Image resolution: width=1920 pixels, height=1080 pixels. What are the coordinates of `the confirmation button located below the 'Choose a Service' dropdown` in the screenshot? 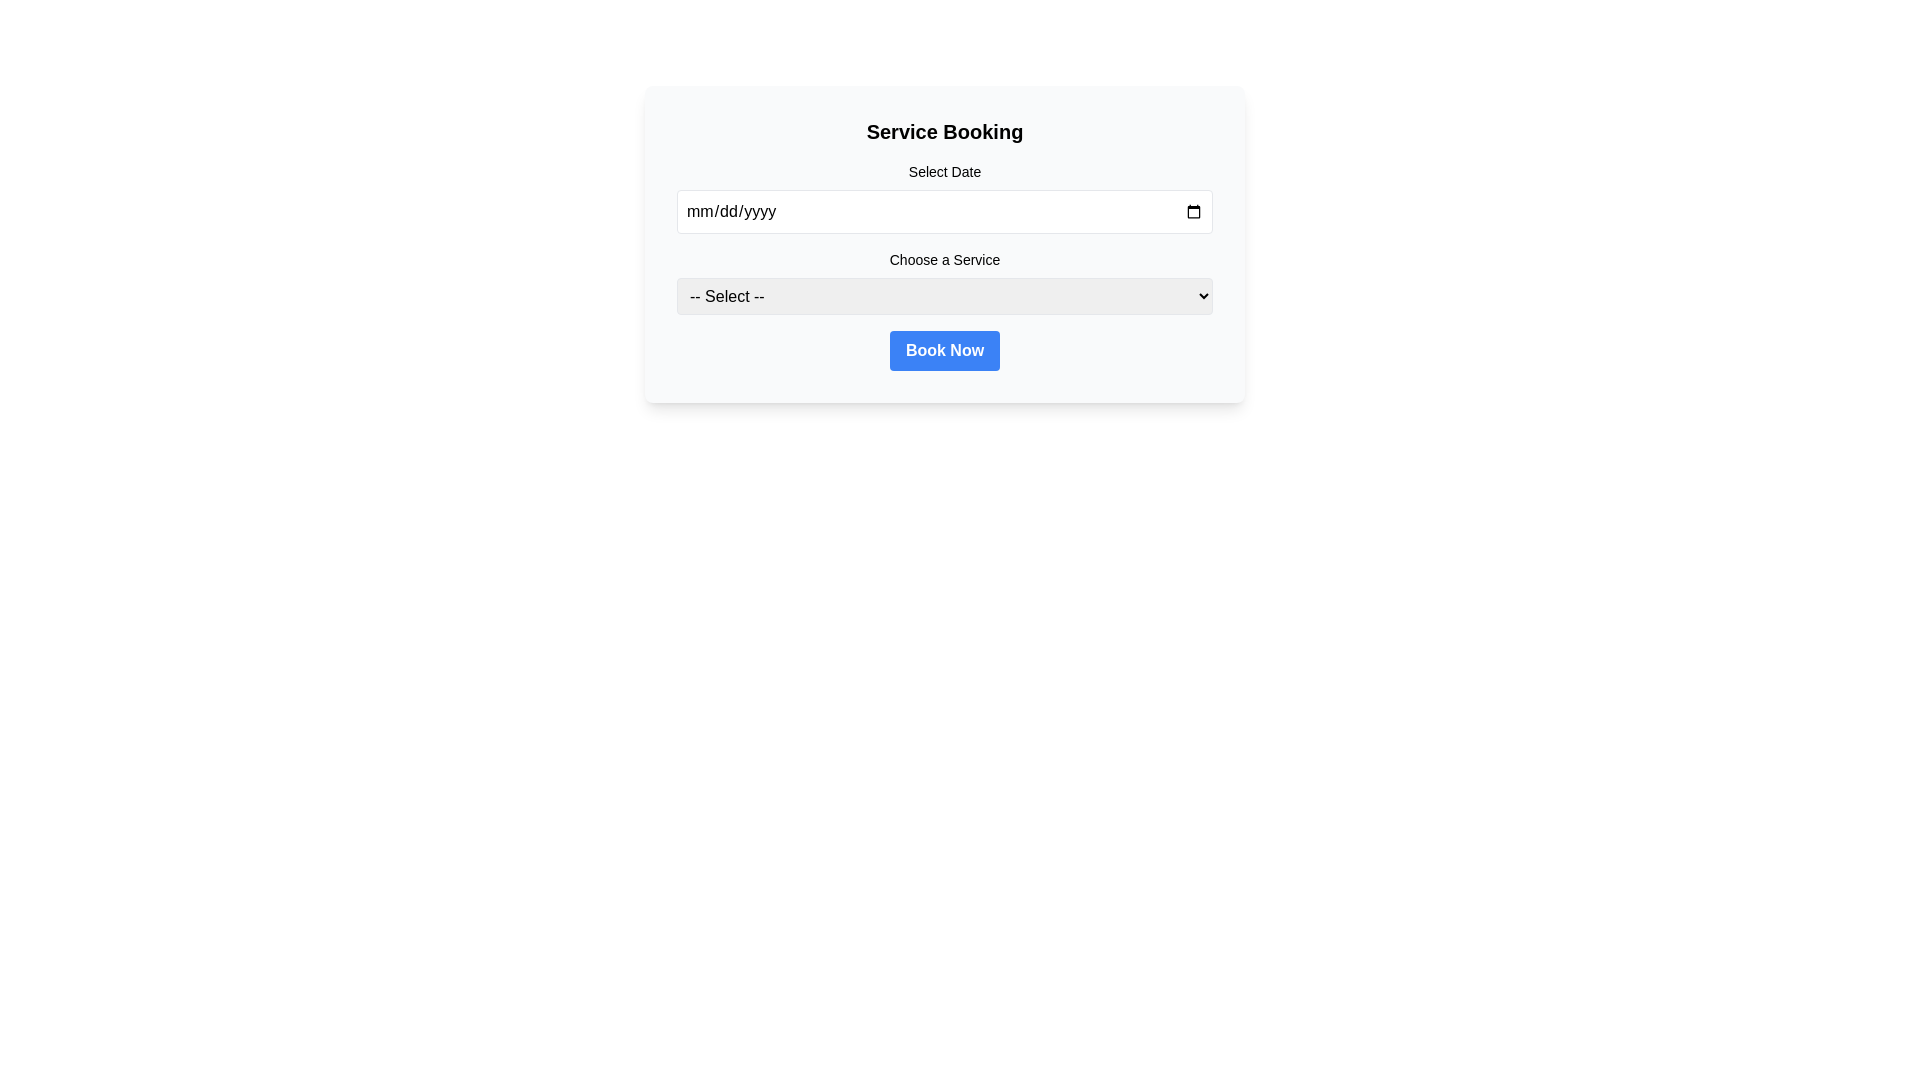 It's located at (944, 350).